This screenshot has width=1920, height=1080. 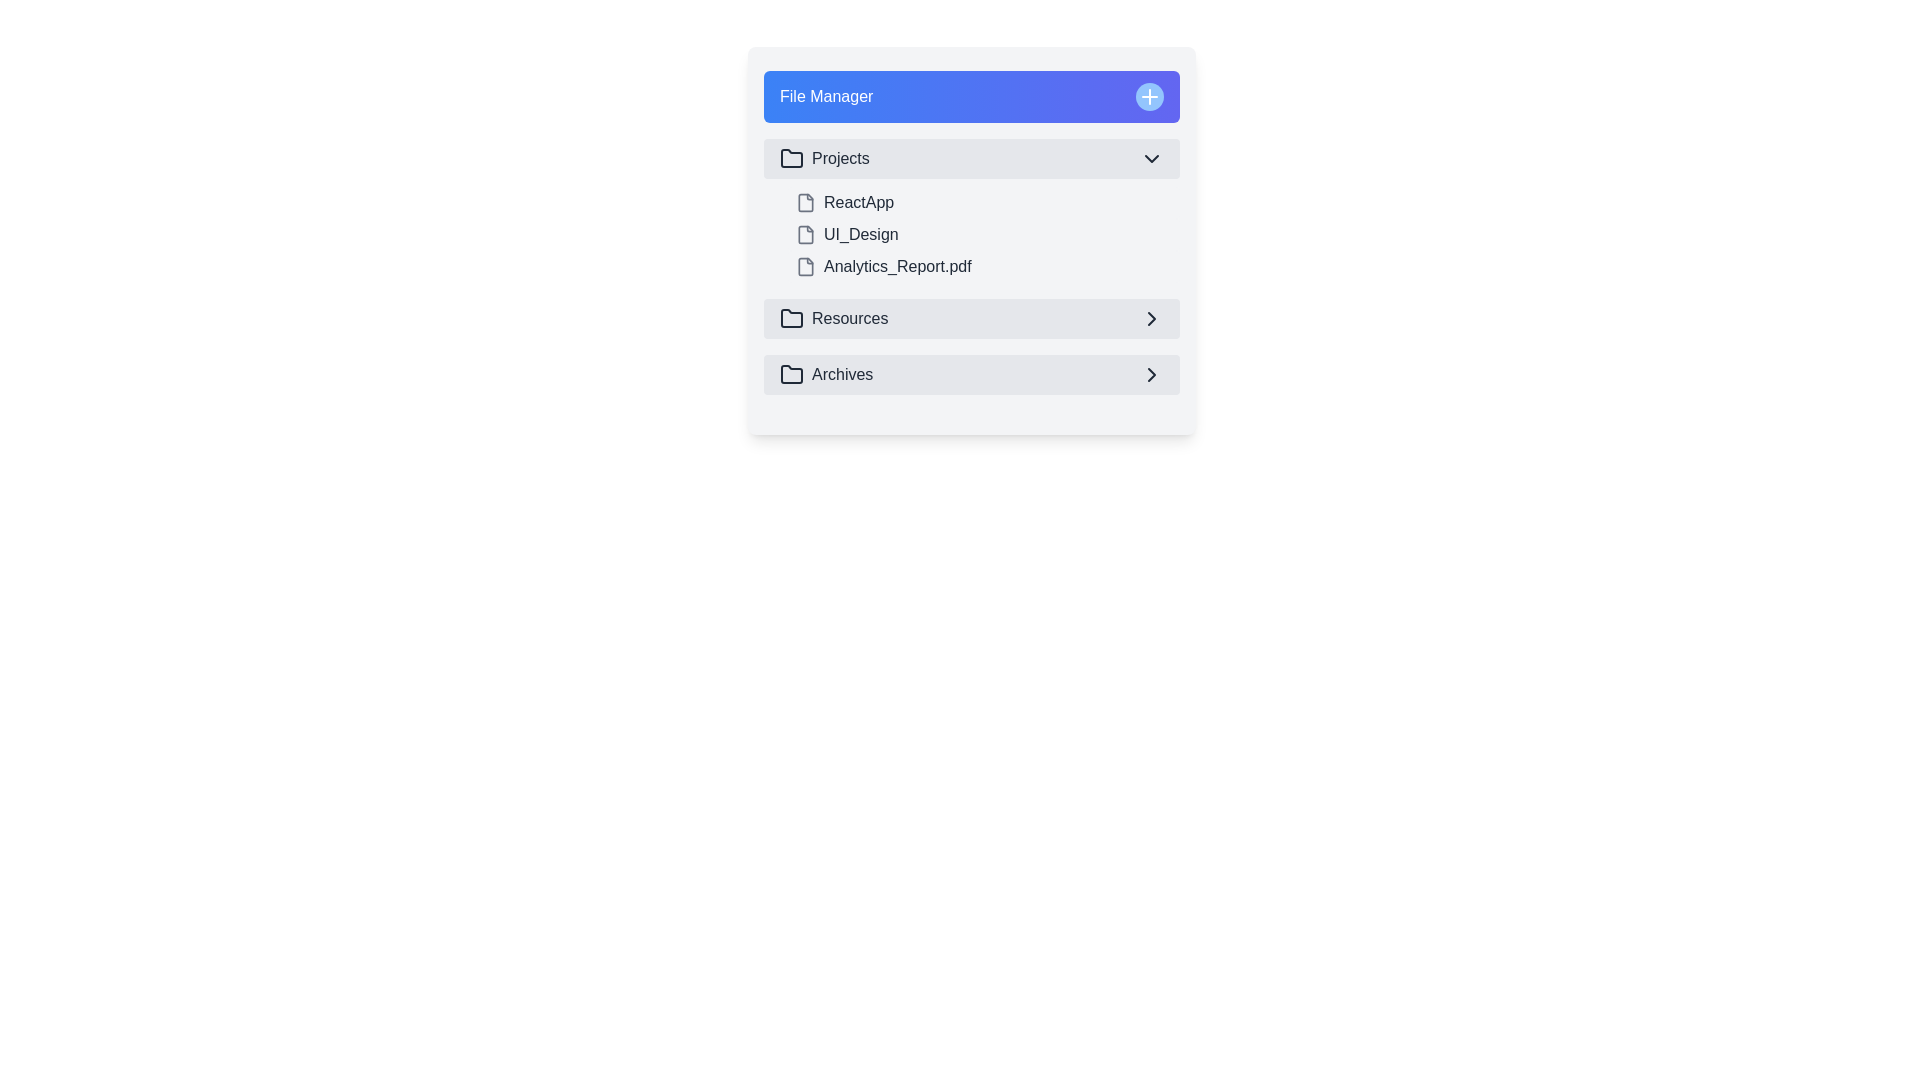 I want to click on the file type icon indicating that 'Analytics_Report.pdf' is a document, located at the left of the text label in the second position of the Projects folder in the File Manager interface, so click(x=806, y=265).